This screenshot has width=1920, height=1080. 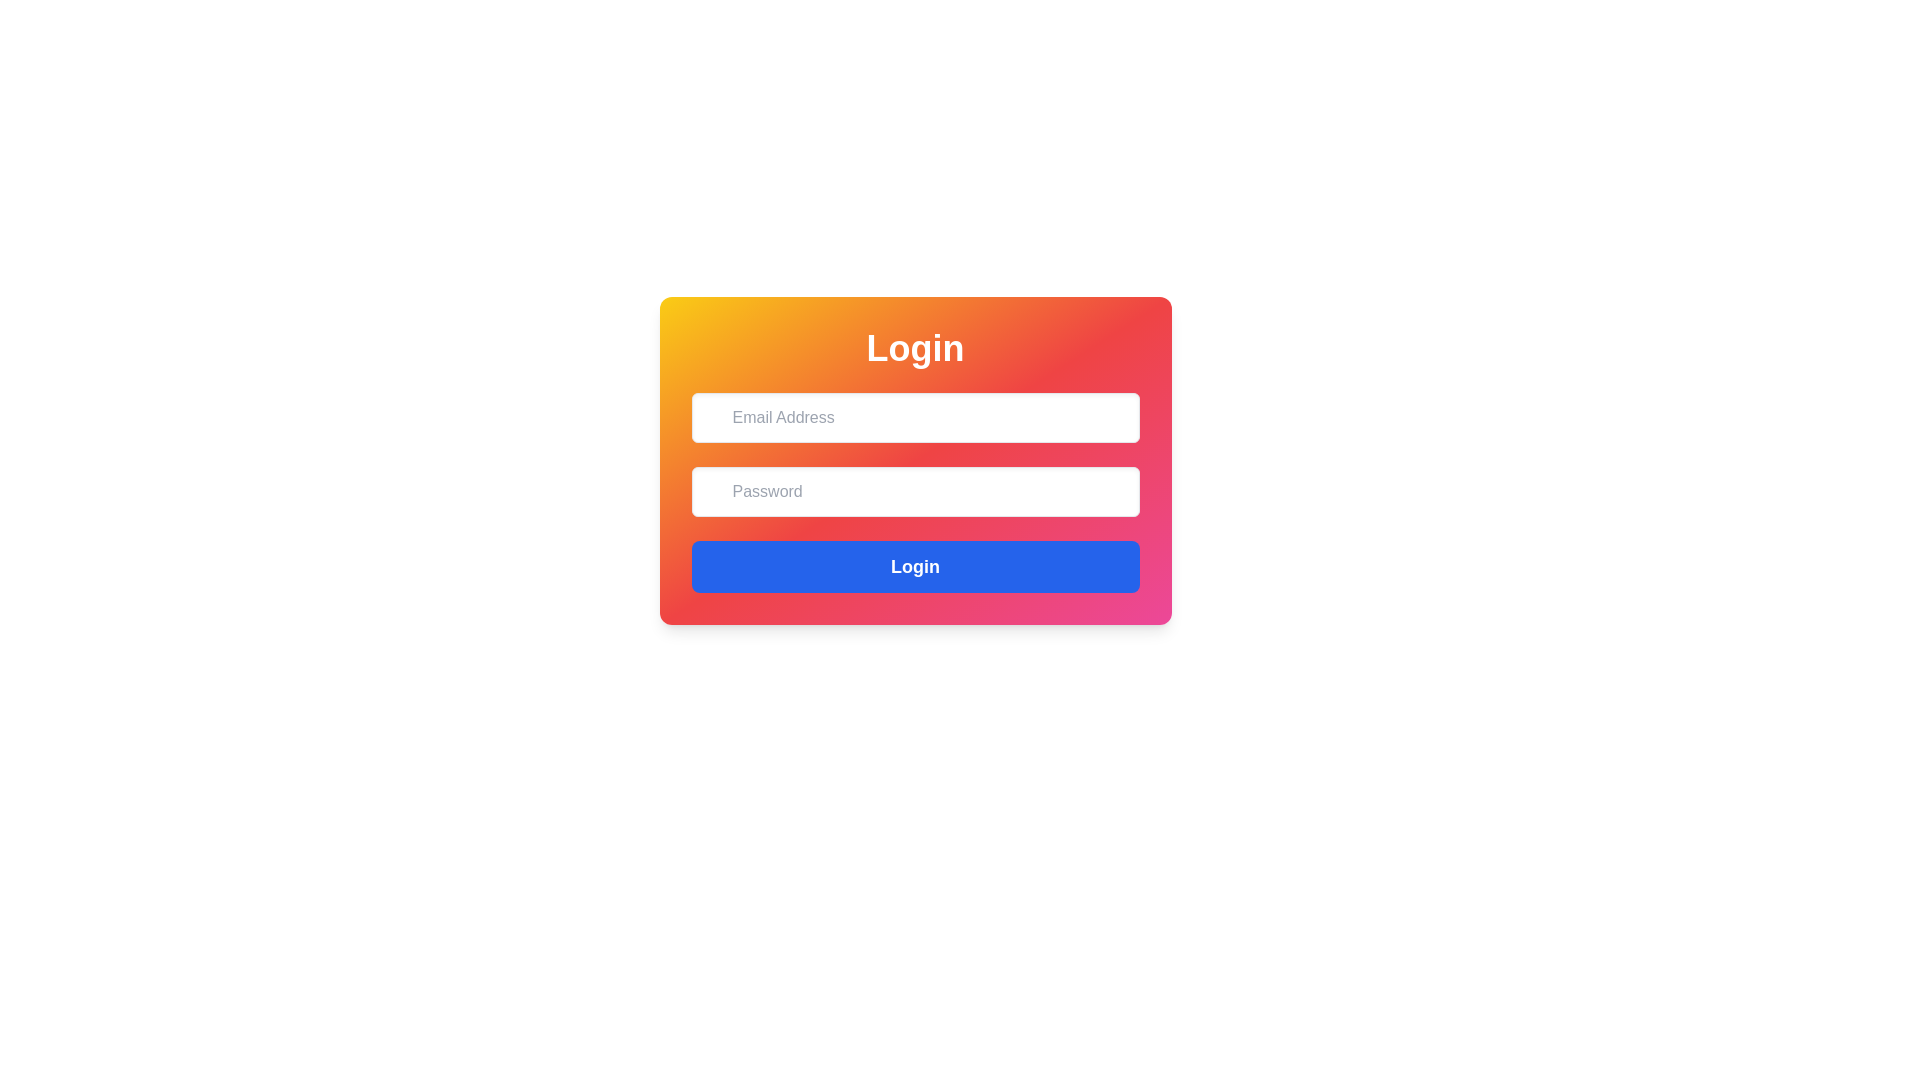 What do you see at coordinates (914, 567) in the screenshot?
I see `the submit button located below the 'Password' input field in the login form for keyboard navigation` at bounding box center [914, 567].